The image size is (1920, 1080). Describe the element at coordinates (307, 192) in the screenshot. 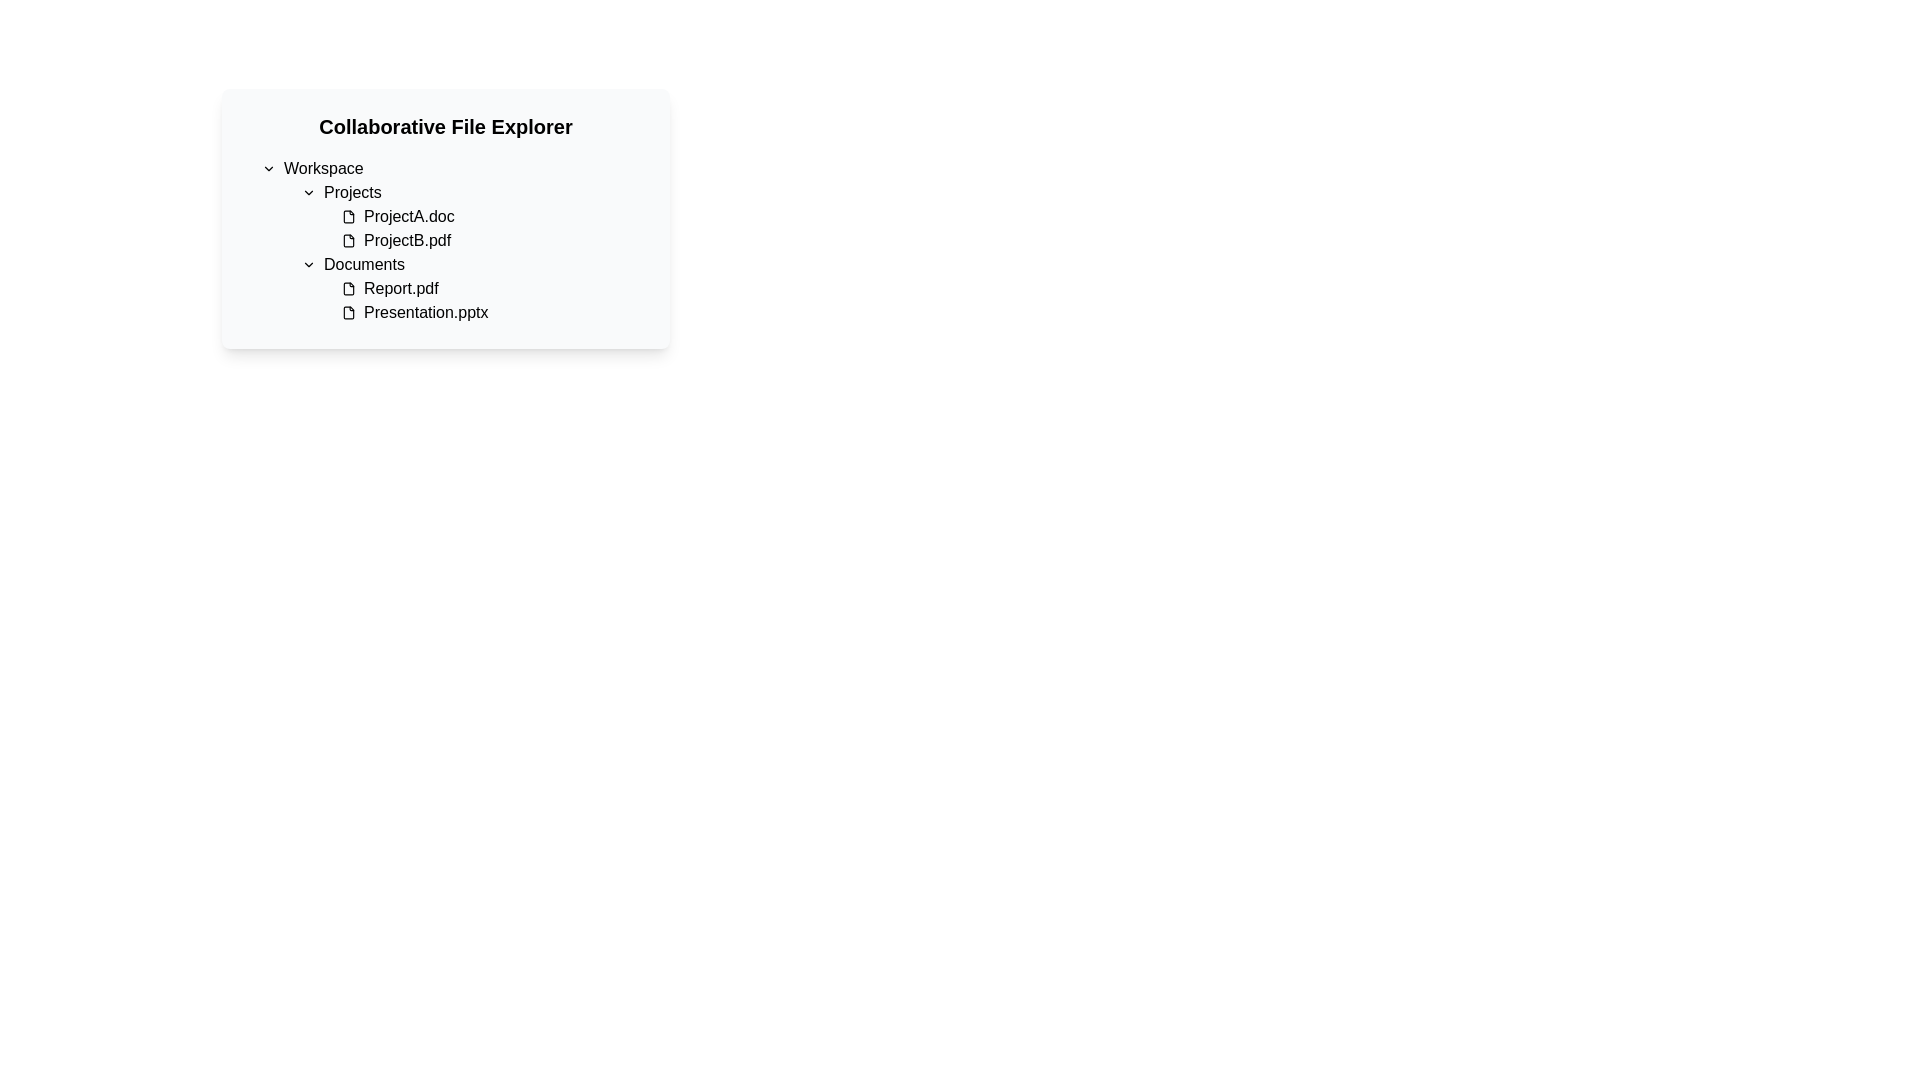

I see `the interactive icon located to the left of the 'Projects' text` at that location.